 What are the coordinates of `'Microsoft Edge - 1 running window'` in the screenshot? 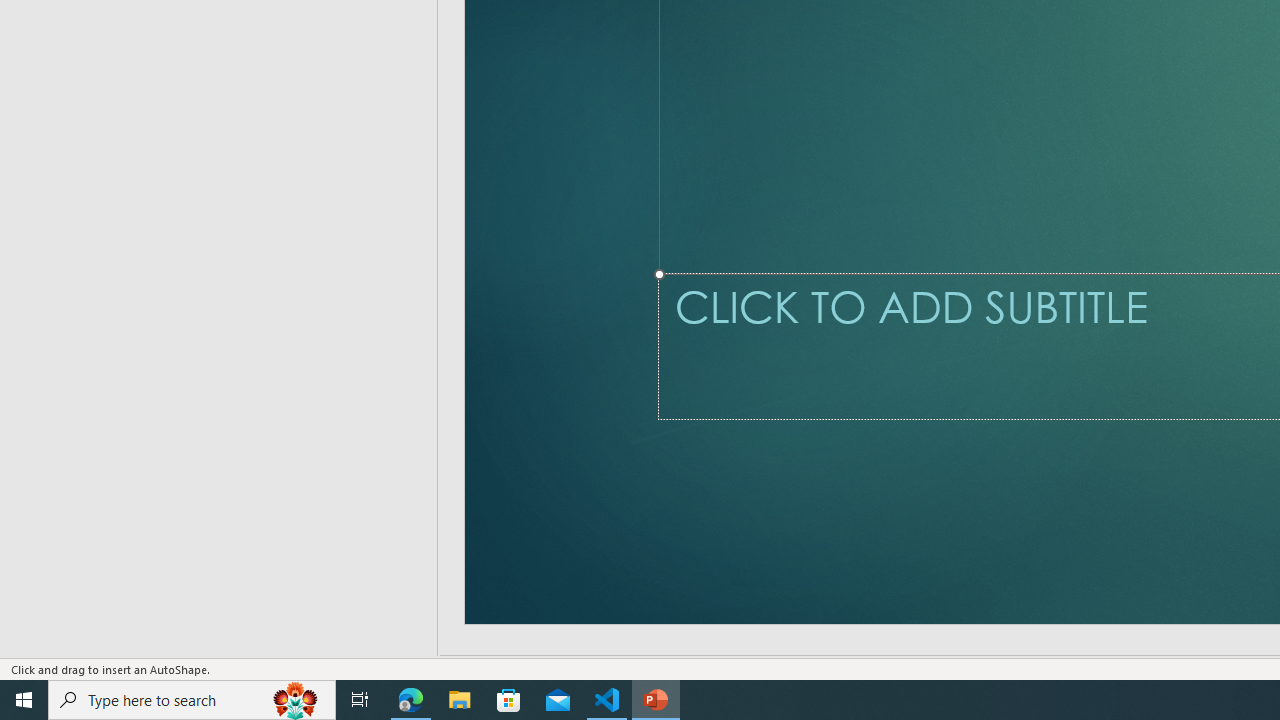 It's located at (410, 698).